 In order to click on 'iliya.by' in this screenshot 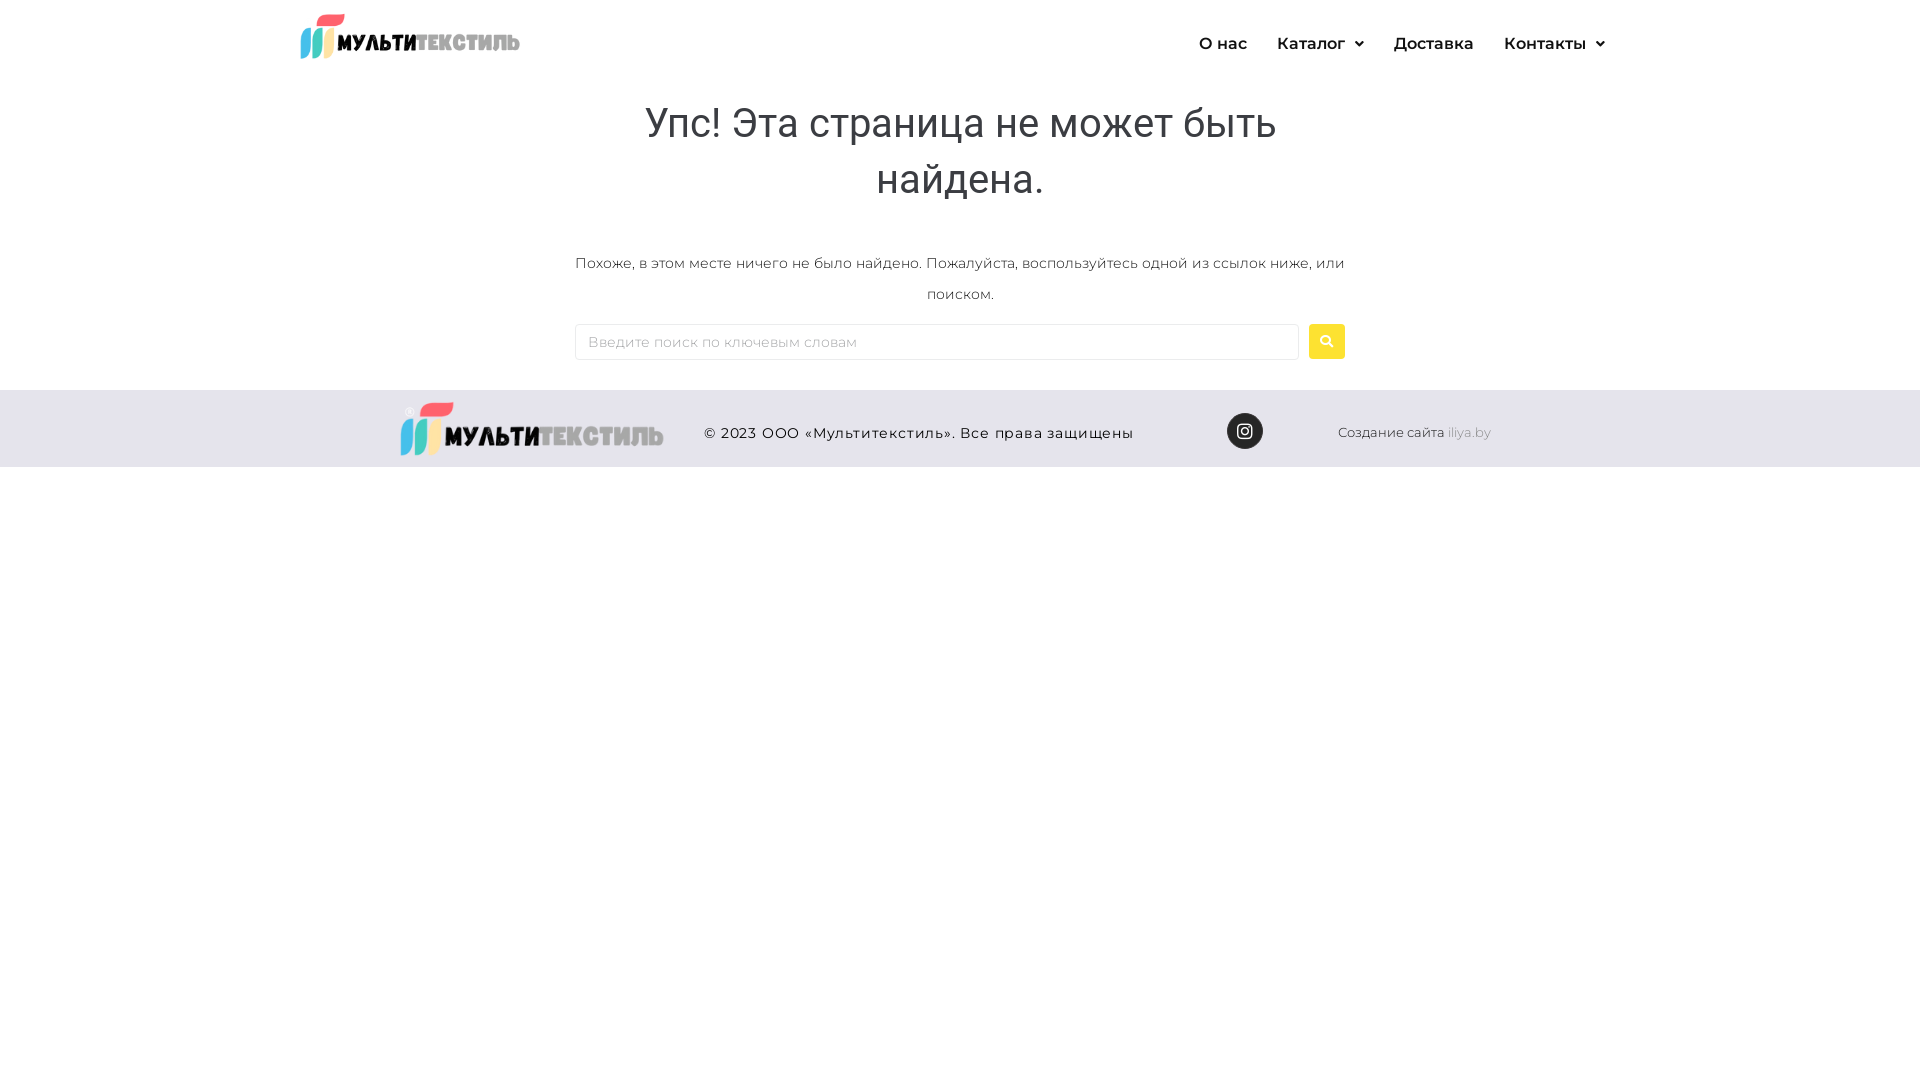, I will do `click(1469, 431)`.